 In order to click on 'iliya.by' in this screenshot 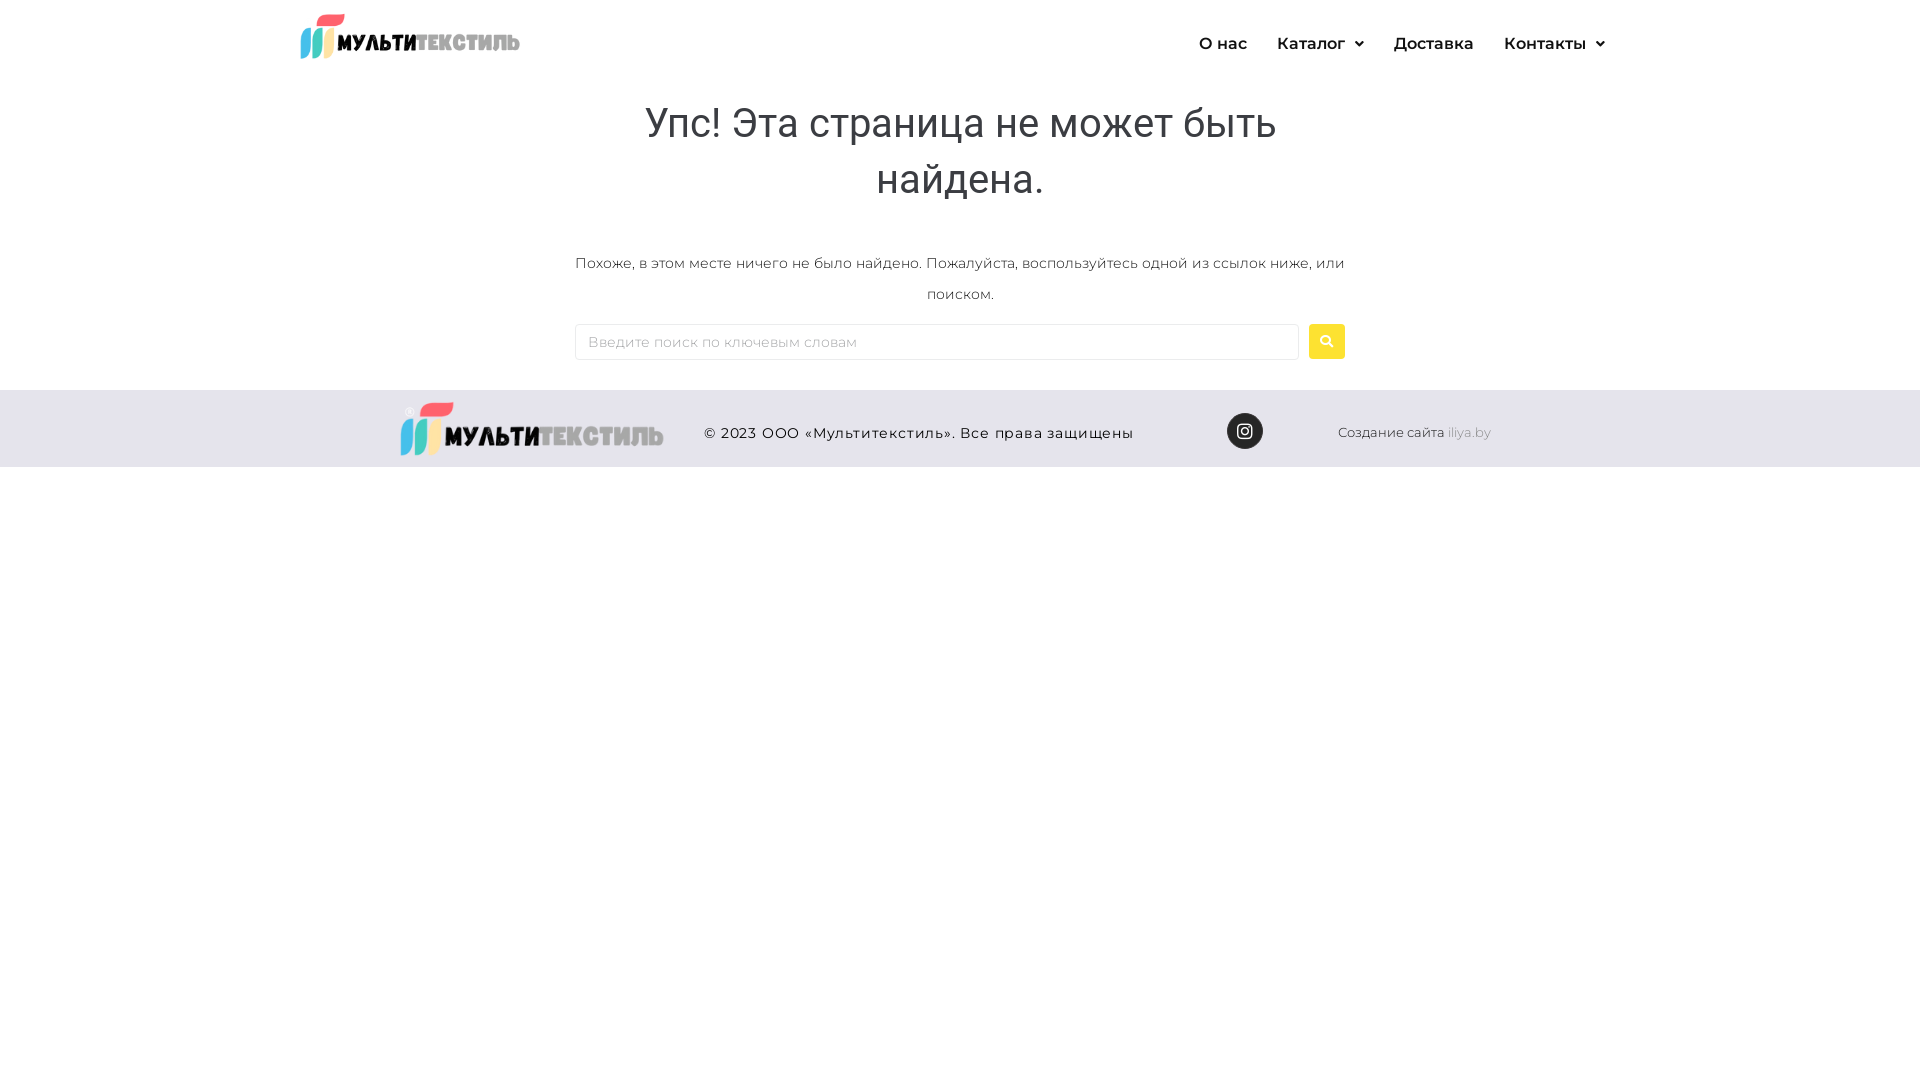, I will do `click(1469, 431)`.